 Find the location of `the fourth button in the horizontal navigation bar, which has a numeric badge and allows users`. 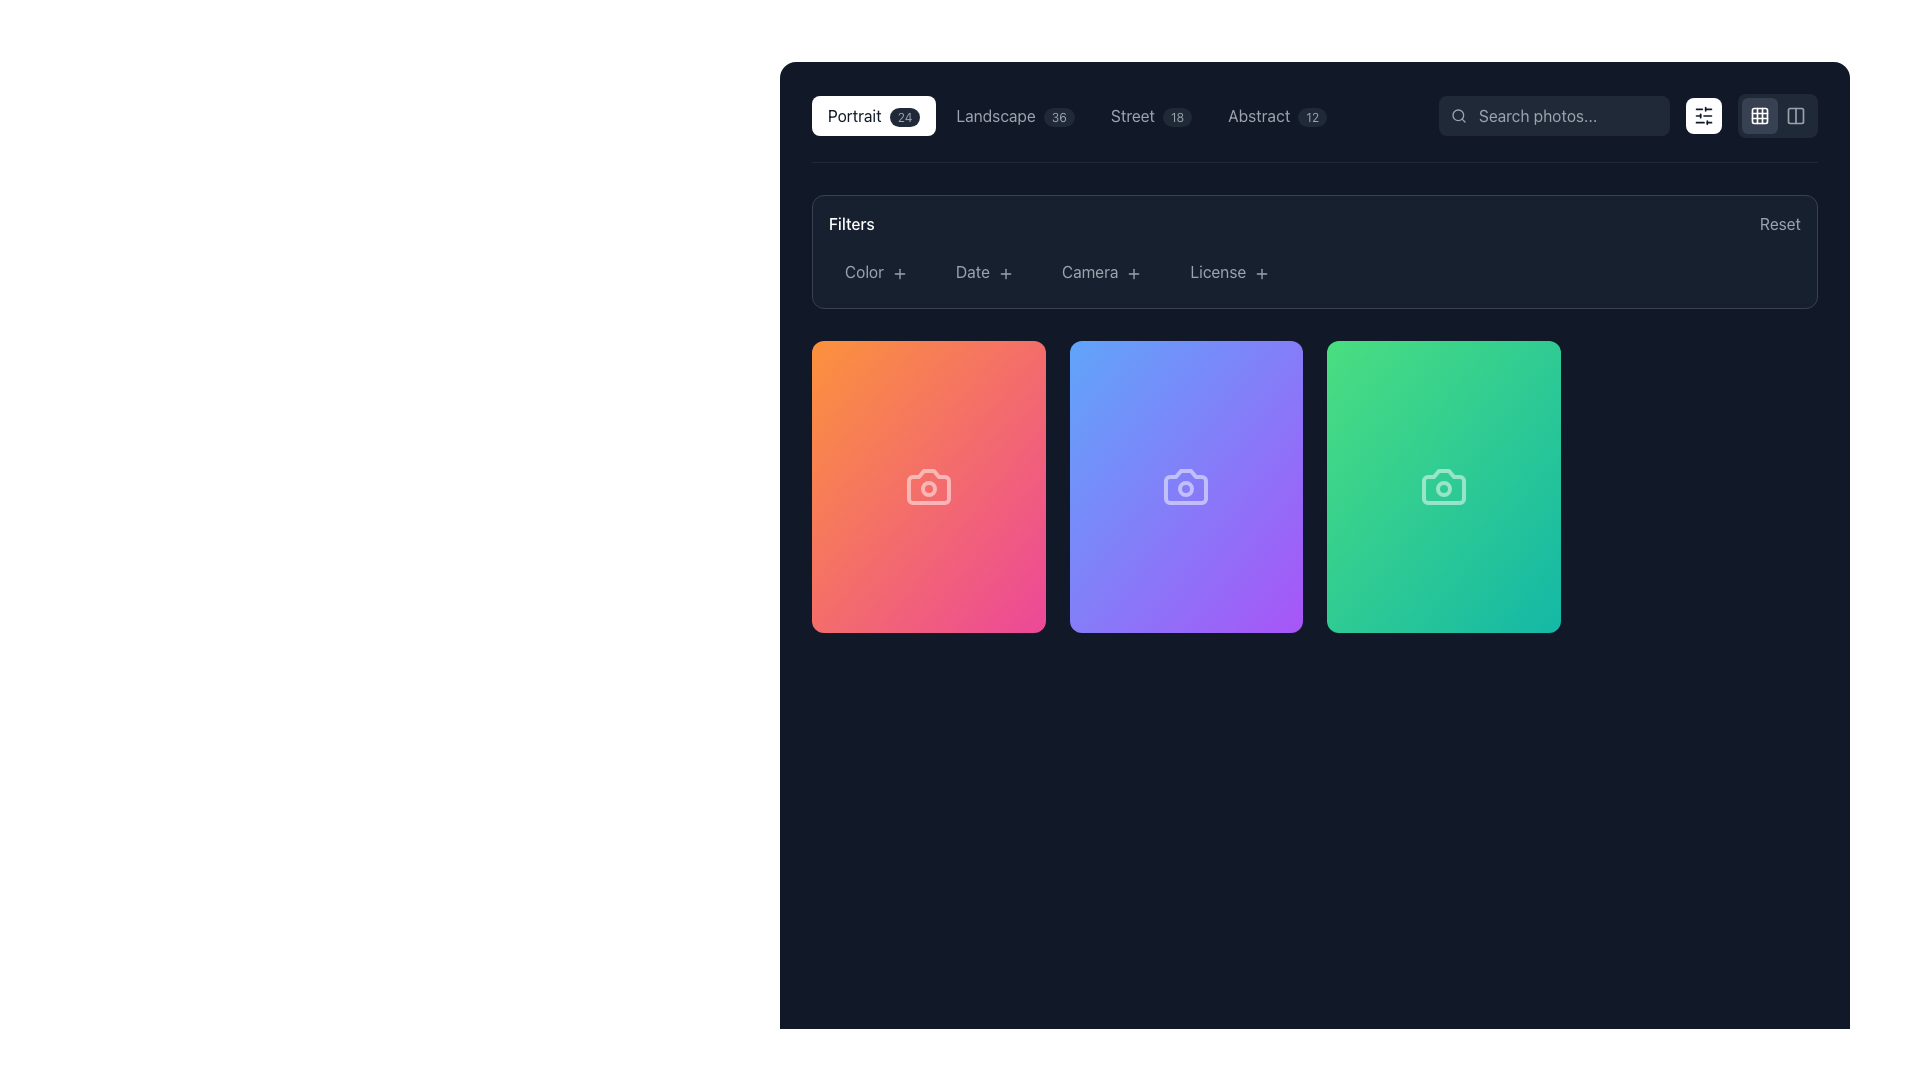

the fourth button in the horizontal navigation bar, which has a numeric badge and allows users is located at coordinates (1276, 115).